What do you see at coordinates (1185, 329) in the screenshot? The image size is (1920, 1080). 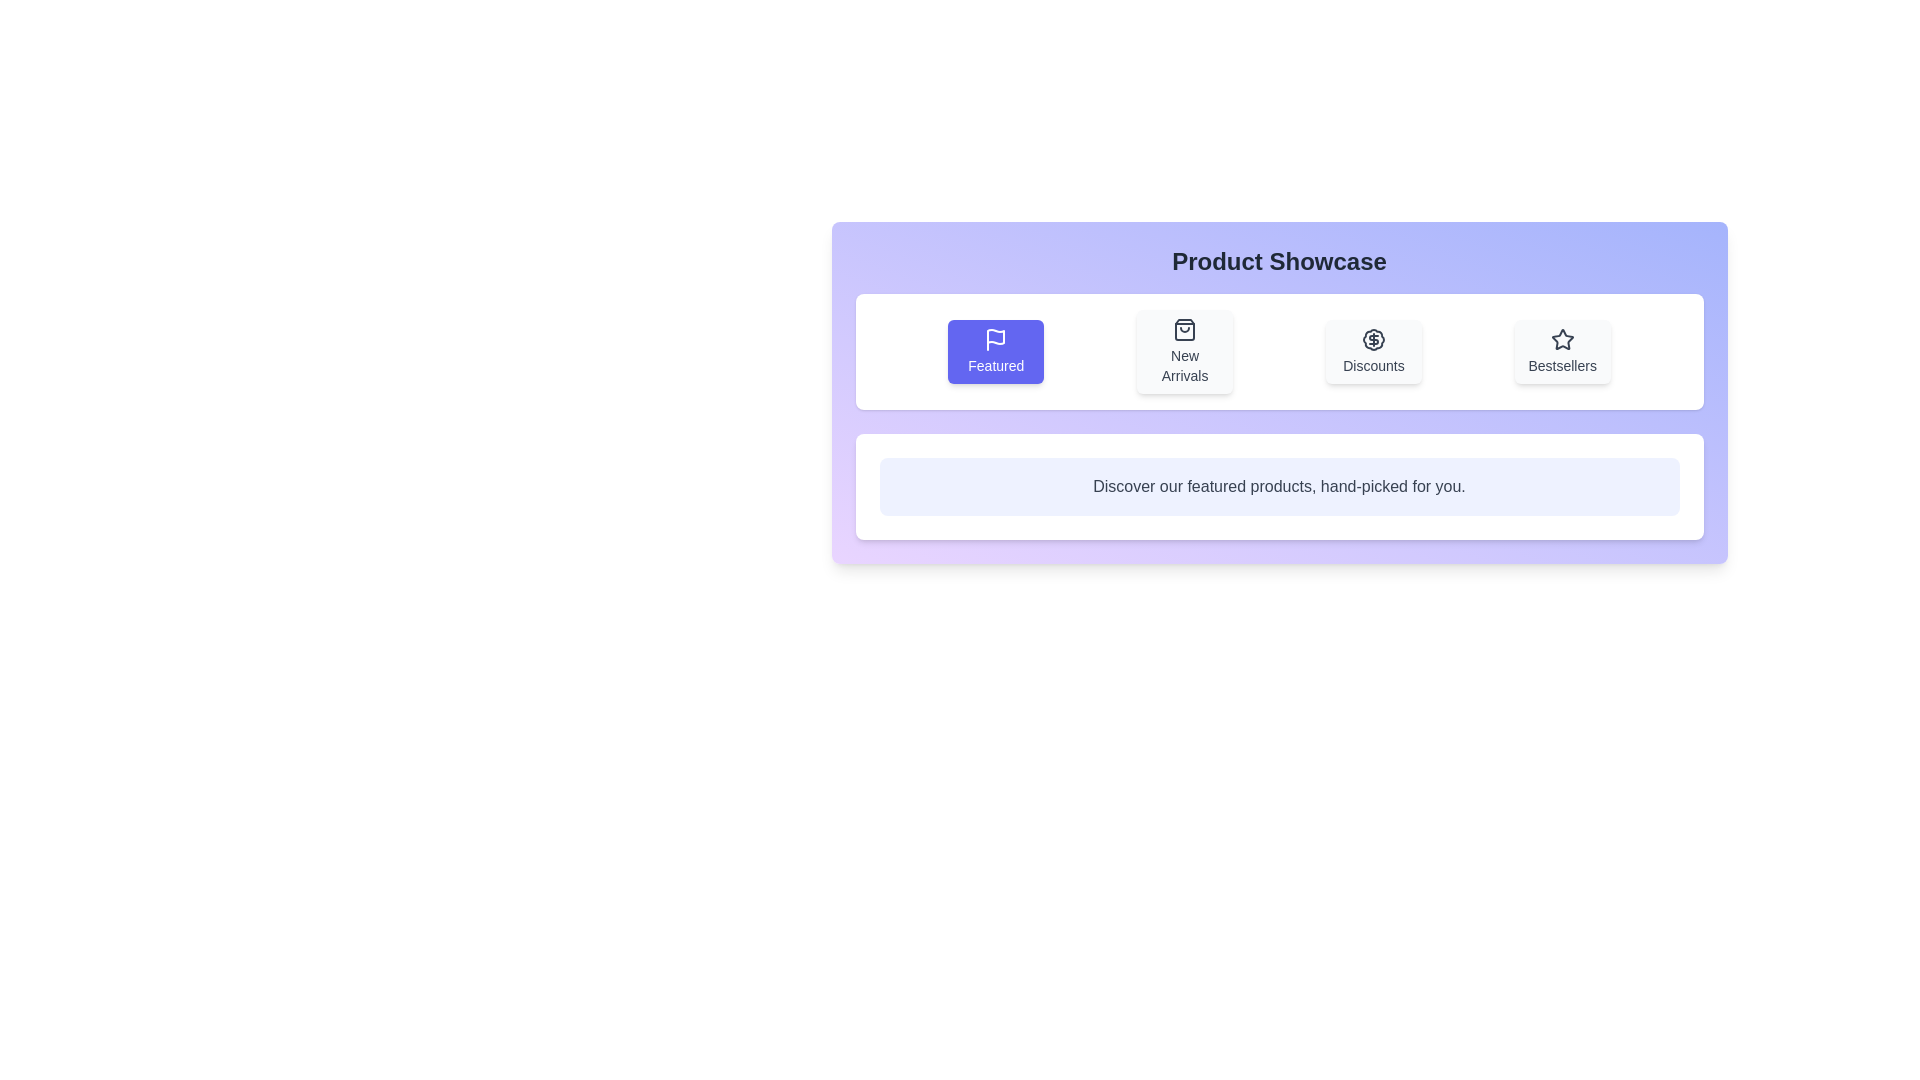 I see `the 'New Arrivals' icon in the navigation bar` at bounding box center [1185, 329].